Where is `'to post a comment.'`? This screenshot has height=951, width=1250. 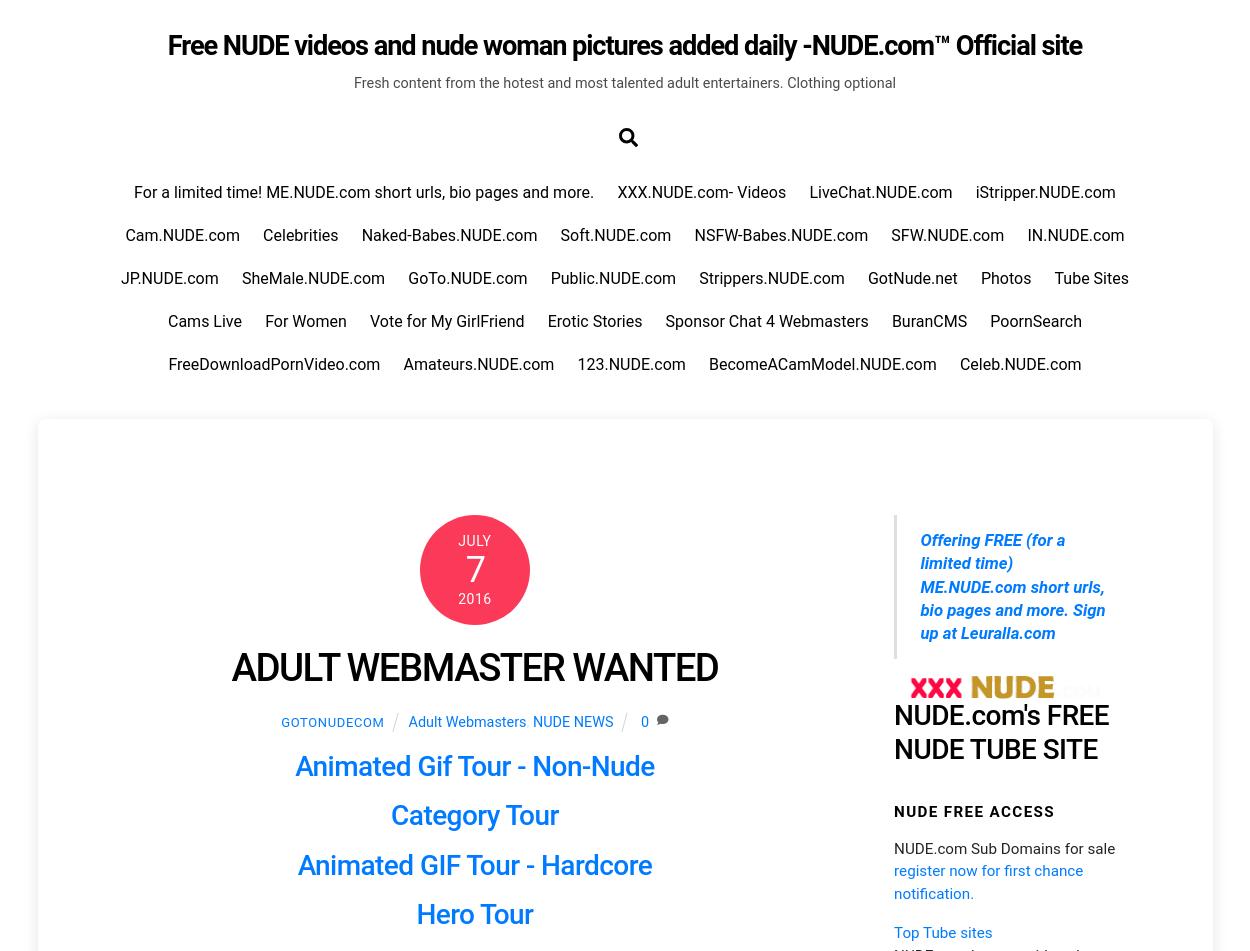
'to post a comment.' is located at coordinates (335, 98).